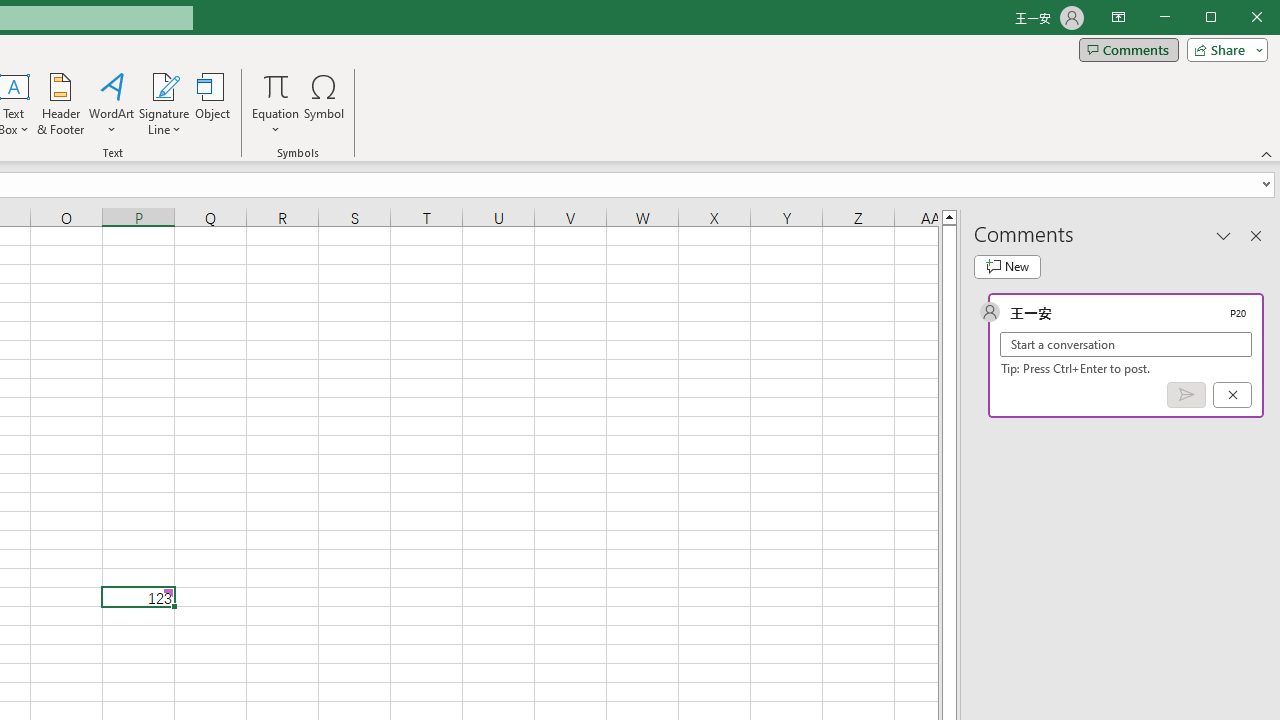 Image resolution: width=1280 pixels, height=720 pixels. Describe the element at coordinates (1007, 266) in the screenshot. I see `'New comment'` at that location.